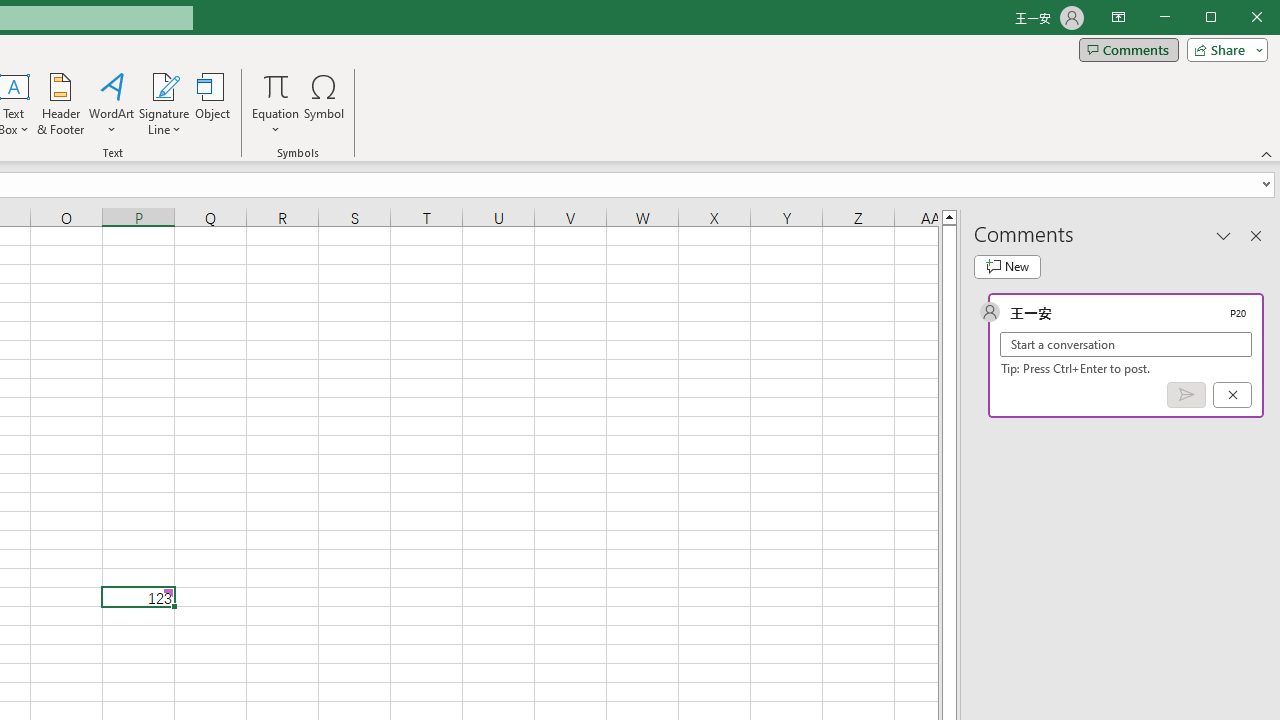 Image resolution: width=1280 pixels, height=720 pixels. Describe the element at coordinates (1007, 266) in the screenshot. I see `'New comment'` at that location.